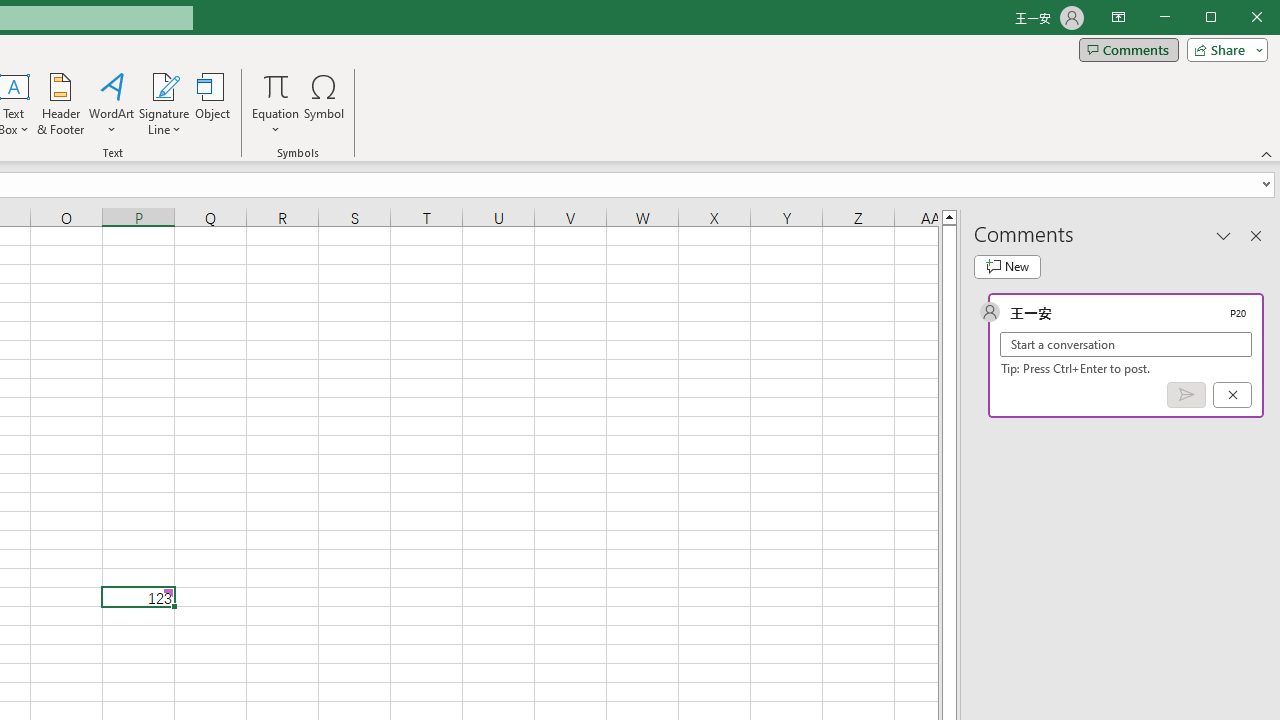 Image resolution: width=1280 pixels, height=720 pixels. Describe the element at coordinates (1007, 266) in the screenshot. I see `'New comment'` at that location.